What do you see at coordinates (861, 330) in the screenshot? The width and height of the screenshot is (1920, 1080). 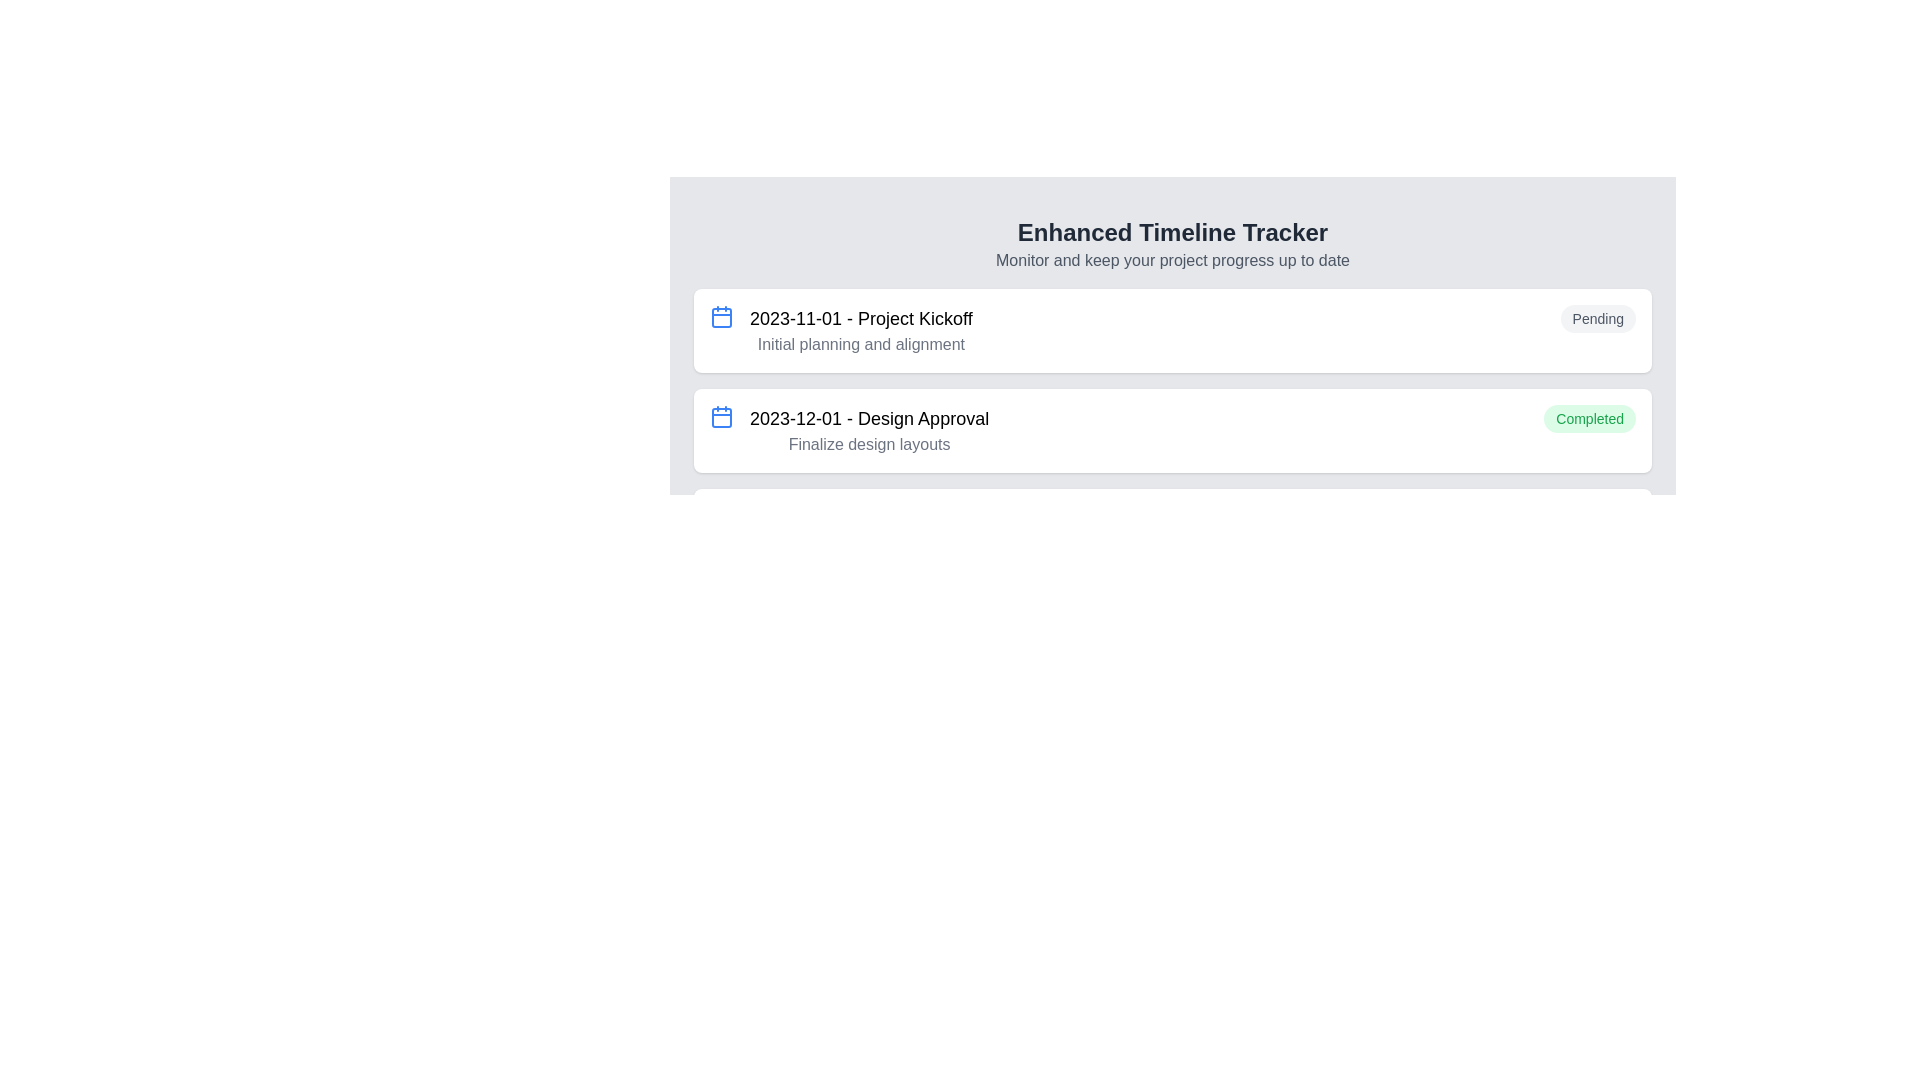 I see `the multi-line text content that displays '2023-11-01 - Project Kickoff' as the heading and 'Initial planning and alignment' as the subtext, located near the top of the first card in a vertical list` at bounding box center [861, 330].